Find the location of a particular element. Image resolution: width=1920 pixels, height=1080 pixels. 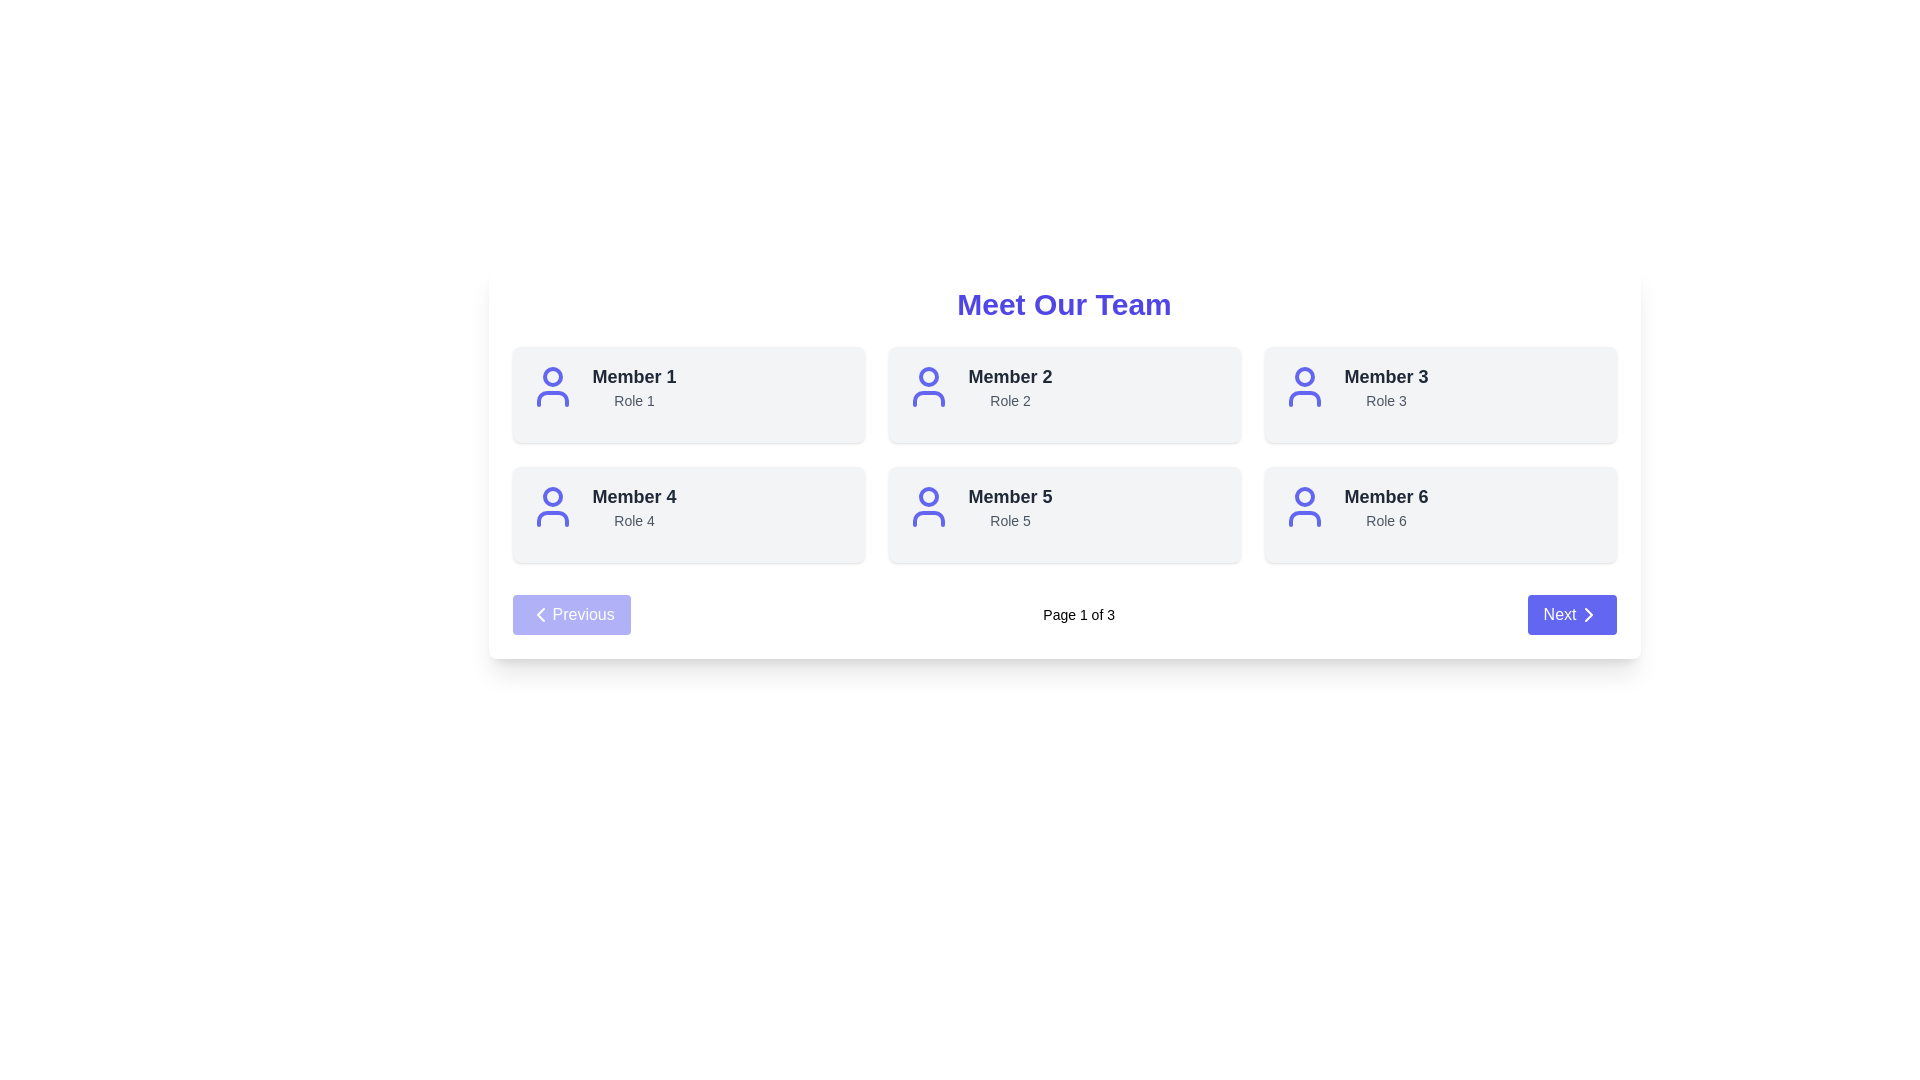

the static text element displaying 'Page 1 of 3', located in the pagination section between the 'Previous' and 'Next' buttons is located at coordinates (1078, 613).